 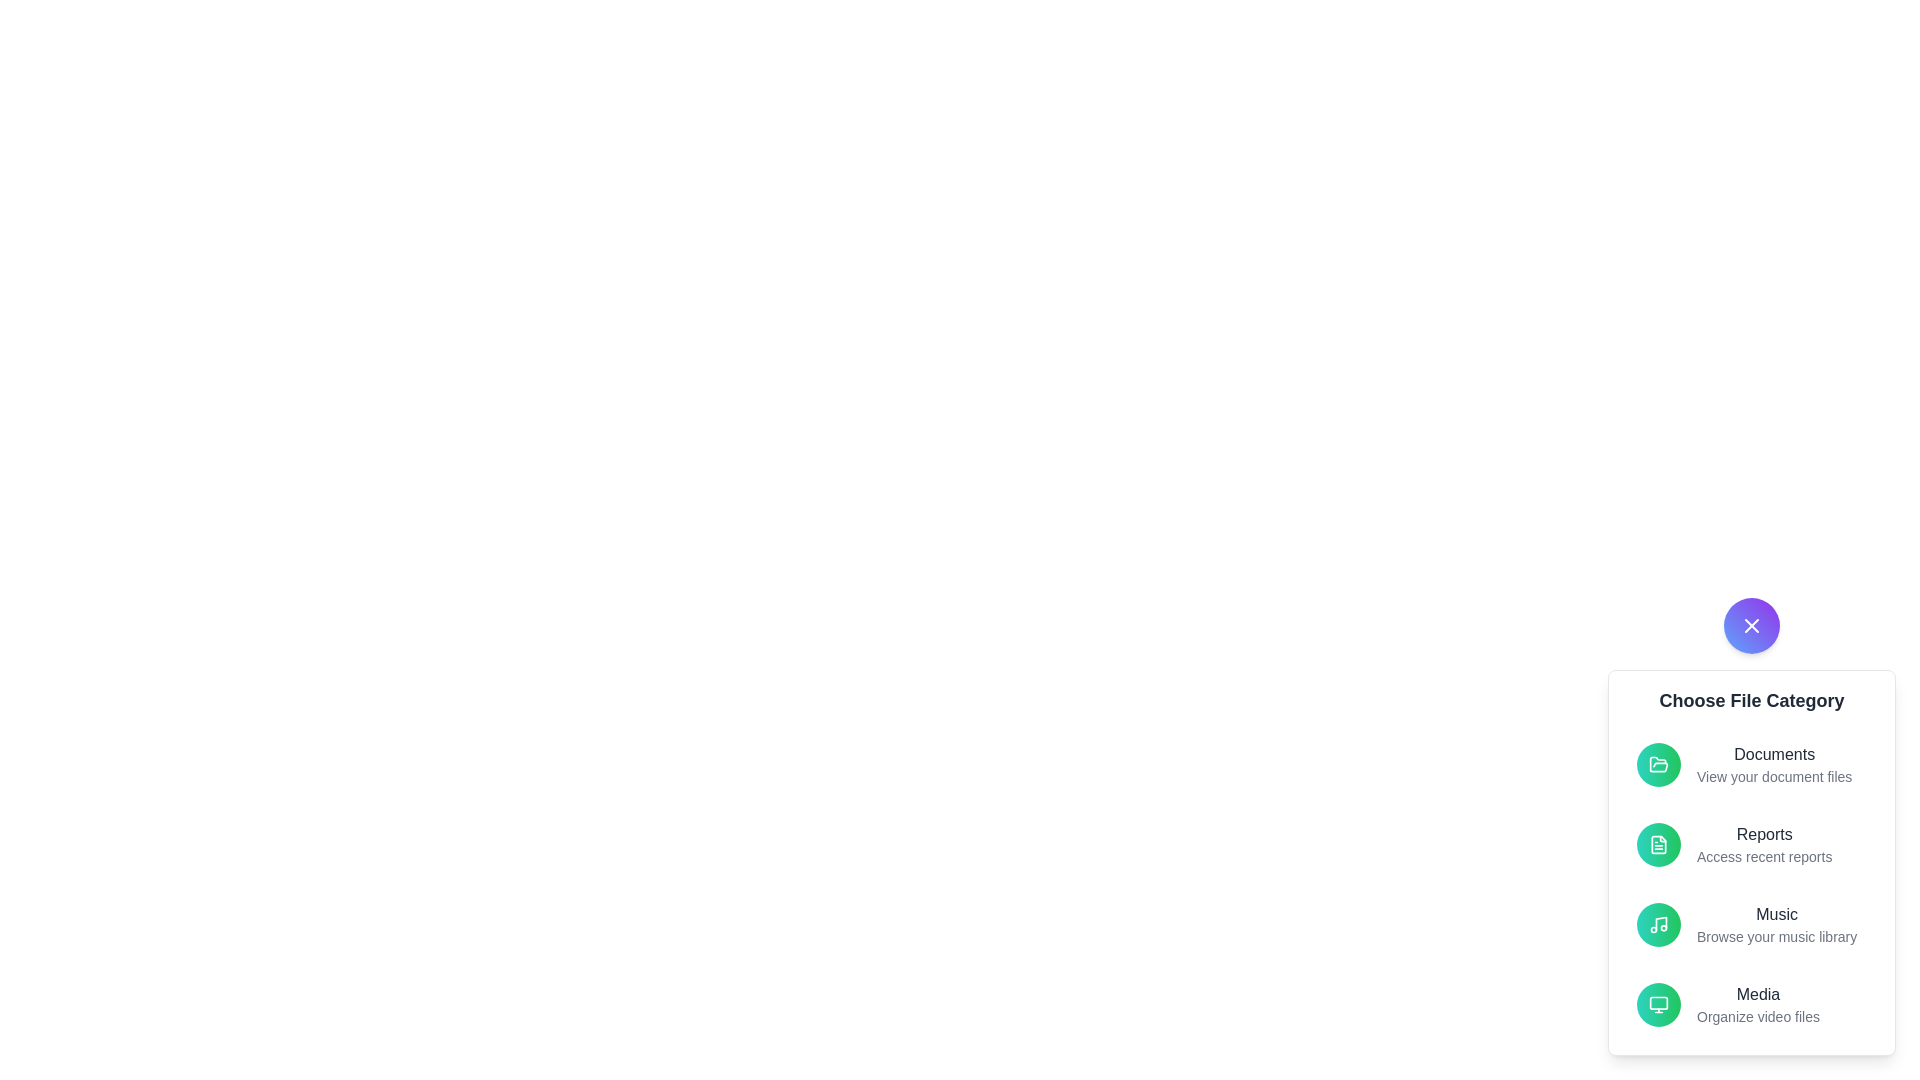 I want to click on the file category Reports by clicking on its respective button, so click(x=1659, y=844).